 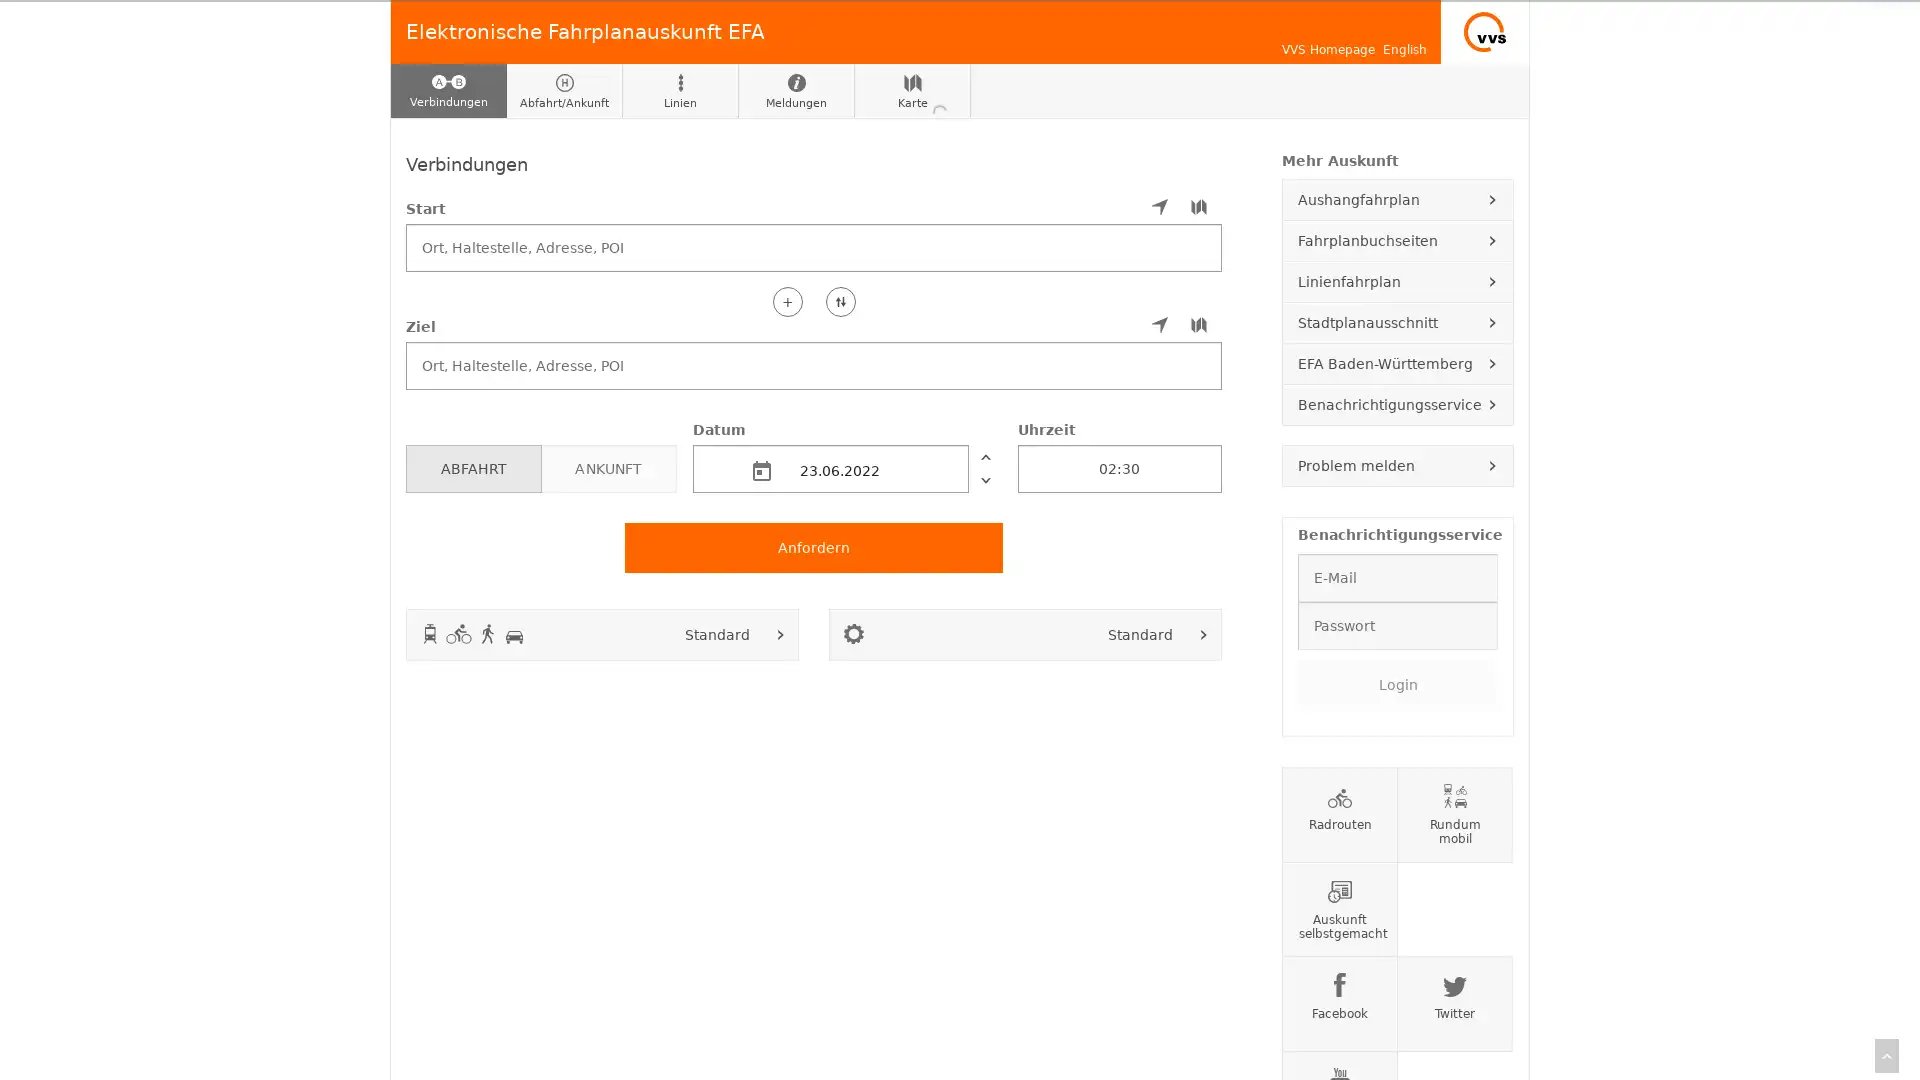 I want to click on Login, so click(x=1396, y=682).